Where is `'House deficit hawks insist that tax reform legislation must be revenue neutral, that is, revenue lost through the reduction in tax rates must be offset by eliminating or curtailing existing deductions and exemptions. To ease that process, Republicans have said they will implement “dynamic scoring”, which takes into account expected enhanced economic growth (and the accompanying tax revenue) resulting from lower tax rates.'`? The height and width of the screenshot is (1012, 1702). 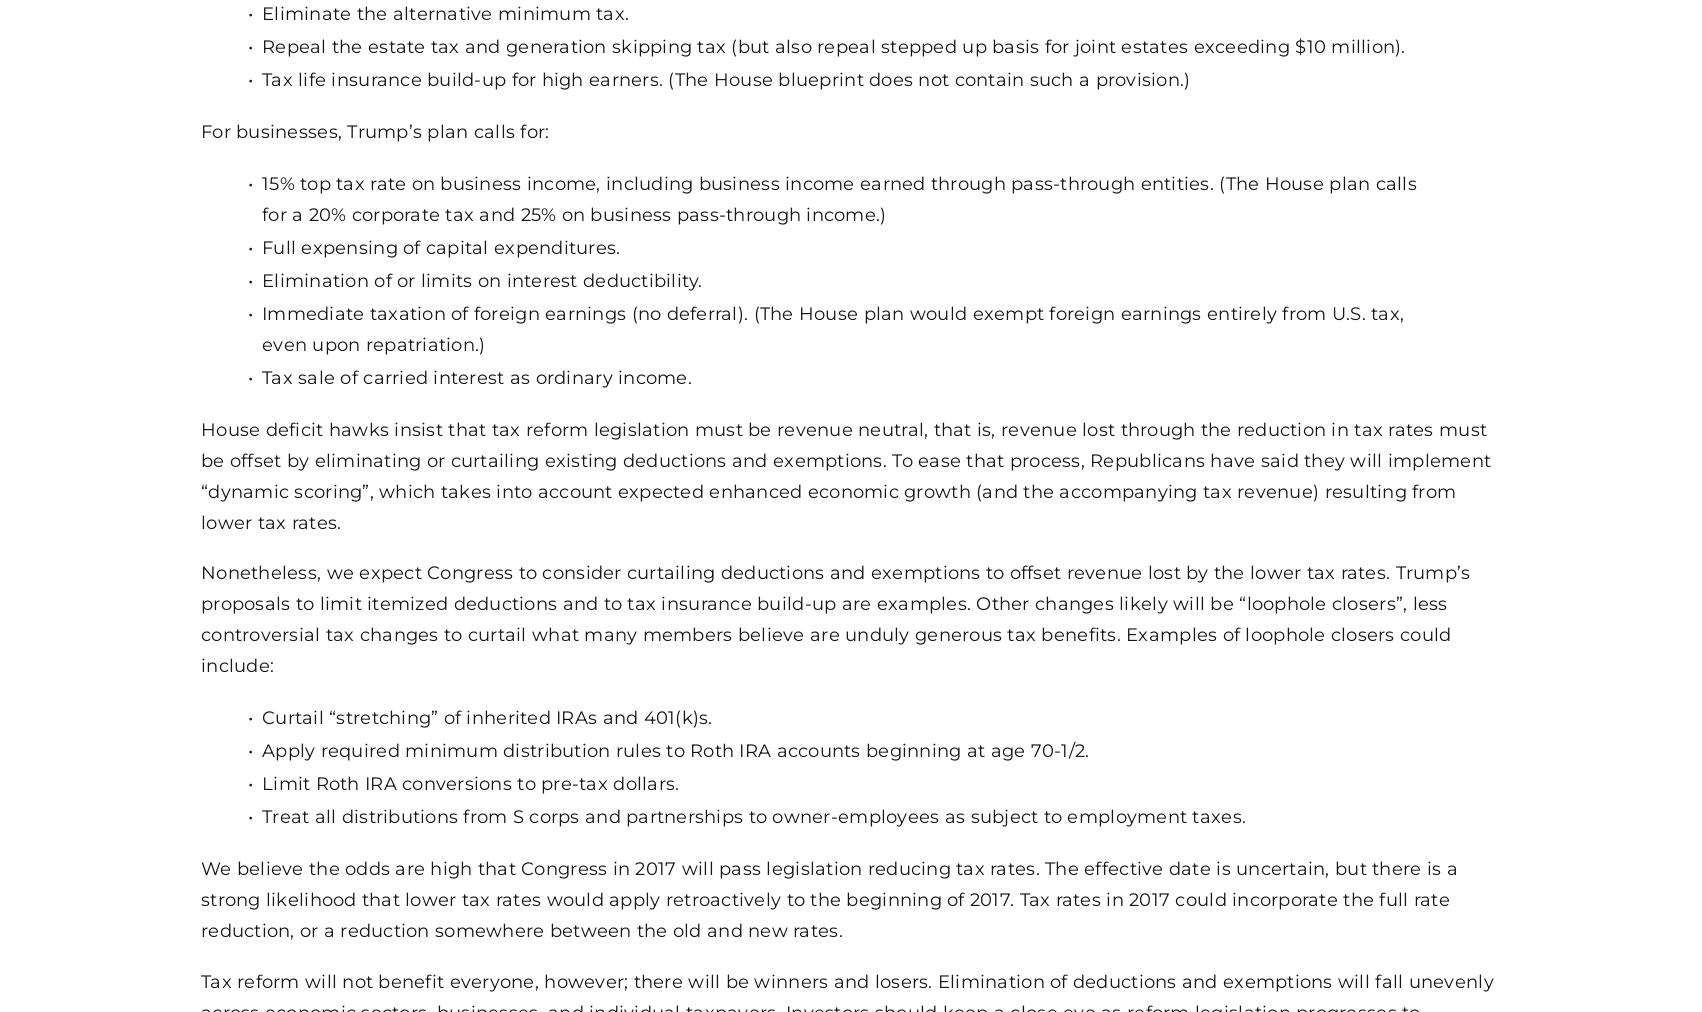 'House deficit hawks insist that tax reform legislation must be revenue neutral, that is, revenue lost through the reduction in tax rates must be offset by eliminating or curtailing existing deductions and exemptions. To ease that process, Republicans have said they will implement “dynamic scoring”, which takes into account expected enhanced economic growth (and the accompanying tax revenue) resulting from lower tax rates.' is located at coordinates (200, 474).